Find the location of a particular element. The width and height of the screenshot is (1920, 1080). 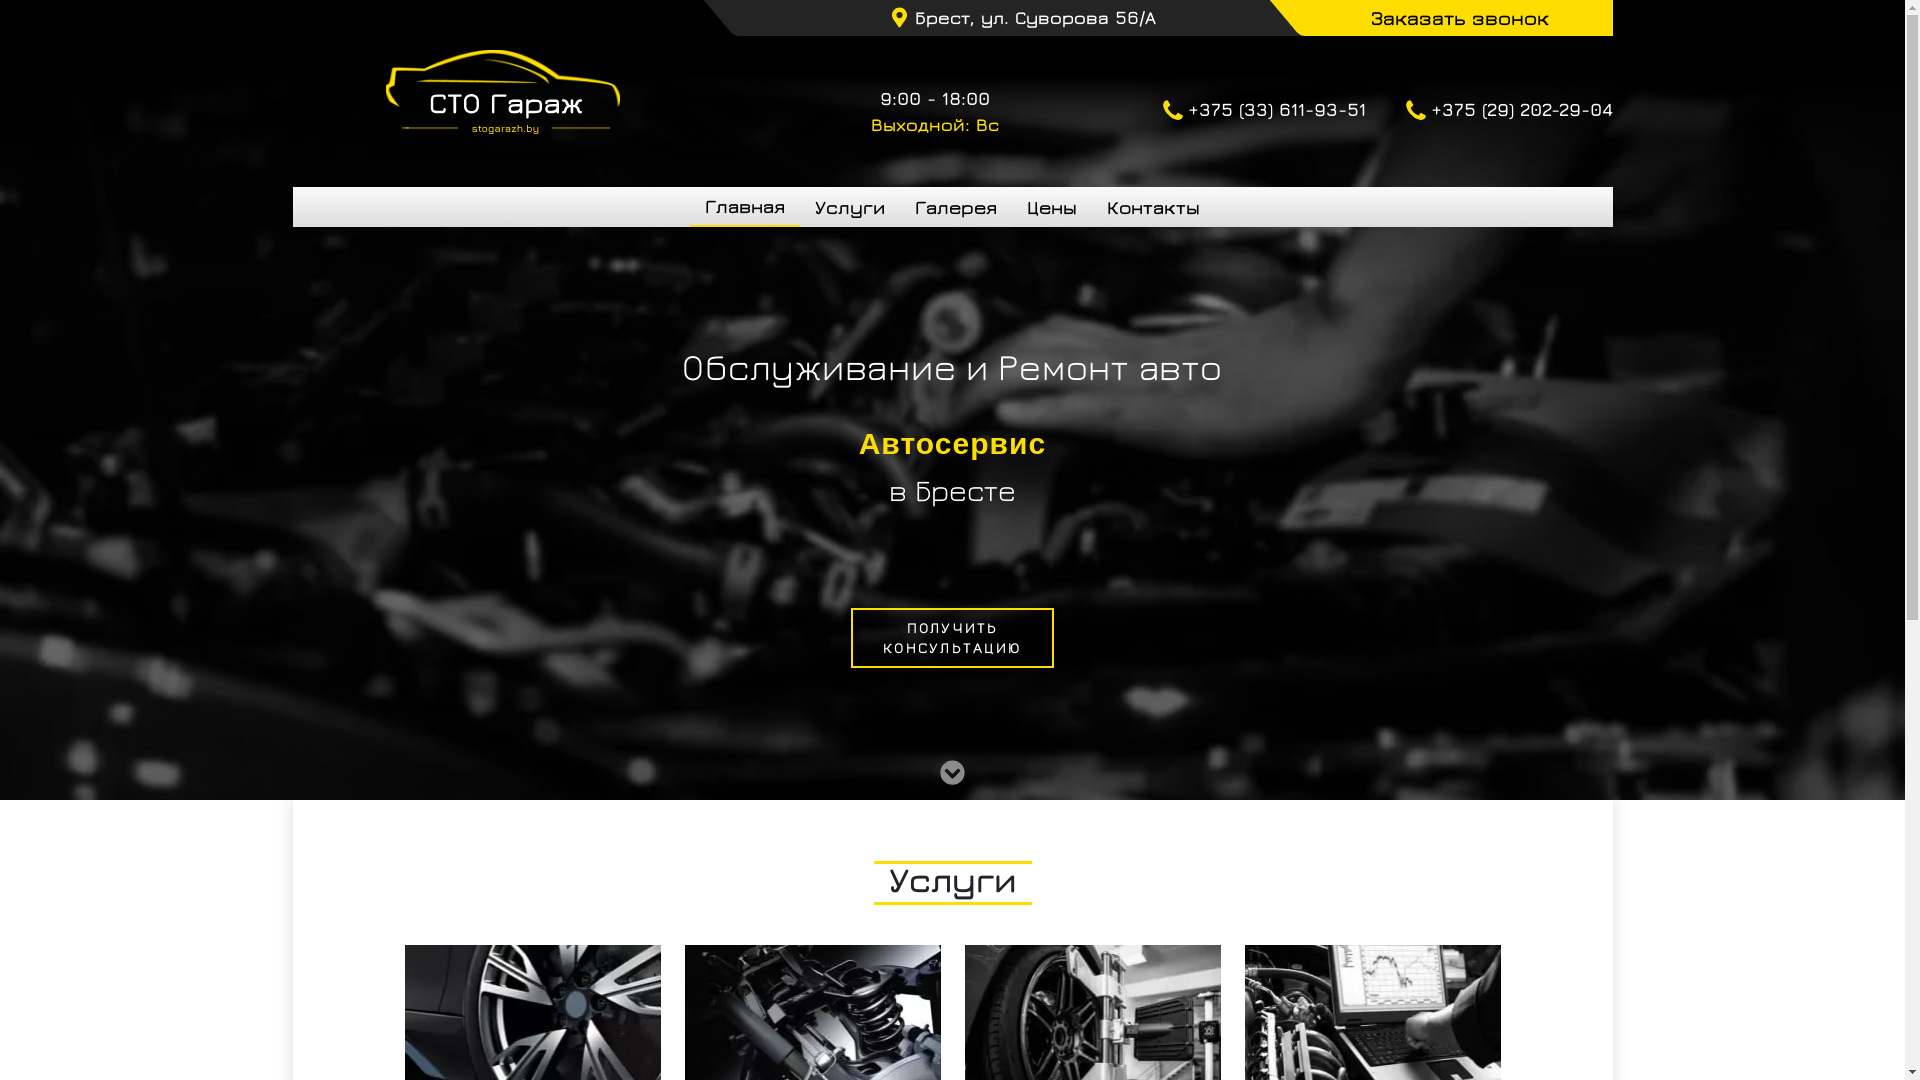

'+375 (33) 611-93-51' is located at coordinates (1161, 111).